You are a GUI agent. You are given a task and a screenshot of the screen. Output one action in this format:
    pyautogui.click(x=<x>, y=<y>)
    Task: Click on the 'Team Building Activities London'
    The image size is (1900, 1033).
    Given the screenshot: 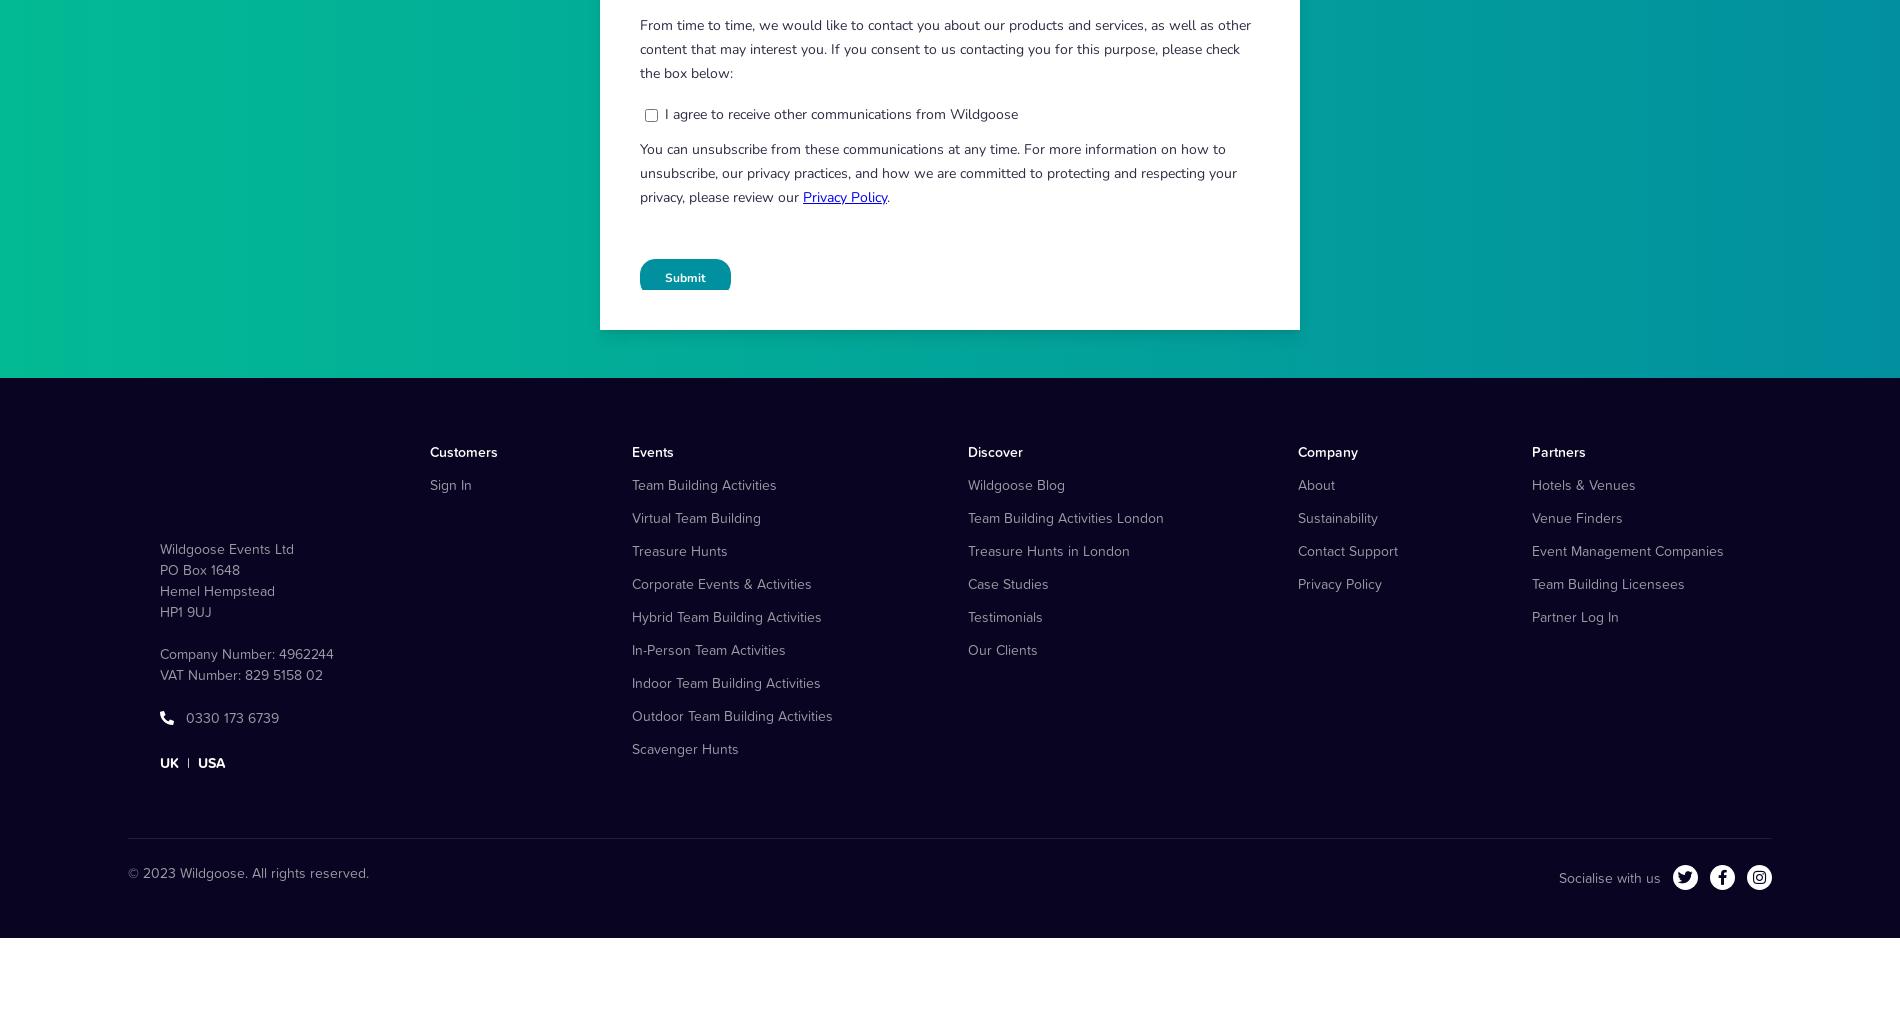 What is the action you would take?
    pyautogui.click(x=1064, y=614)
    